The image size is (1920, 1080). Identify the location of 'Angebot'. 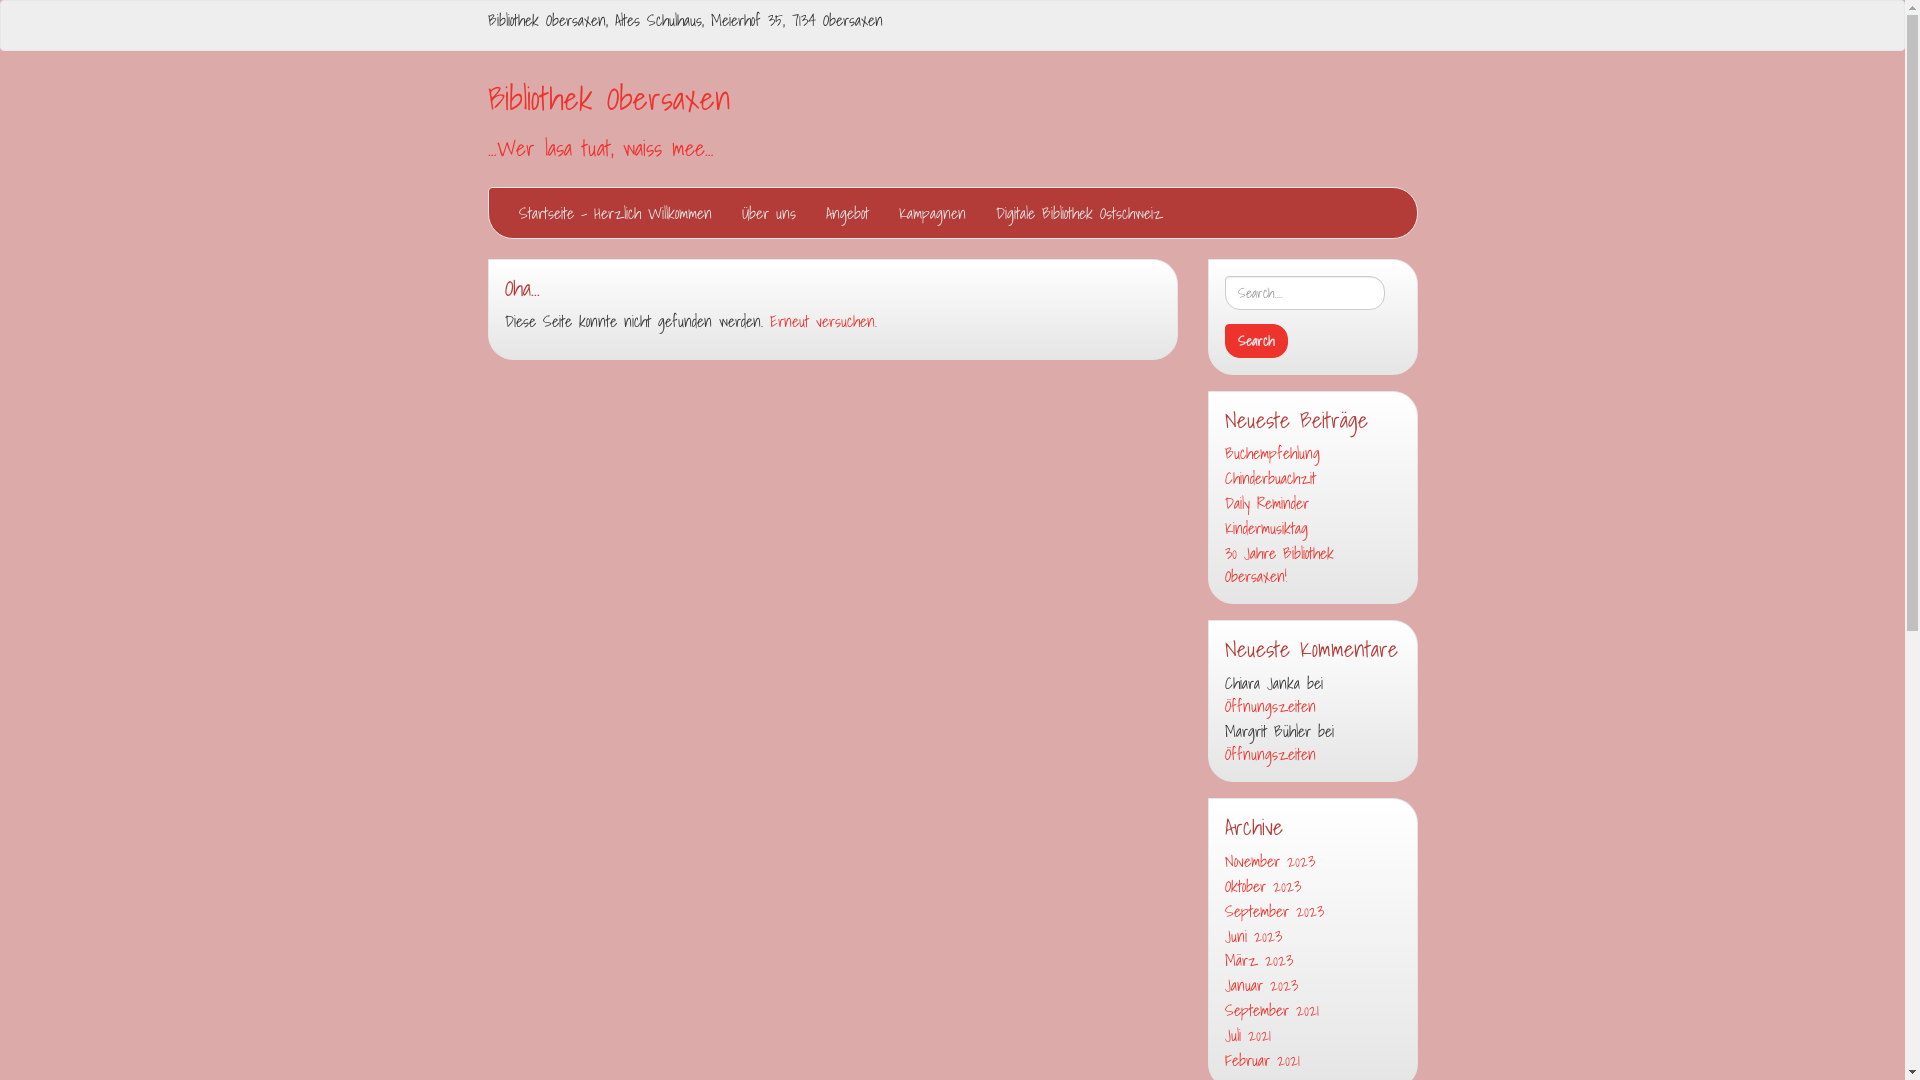
(846, 212).